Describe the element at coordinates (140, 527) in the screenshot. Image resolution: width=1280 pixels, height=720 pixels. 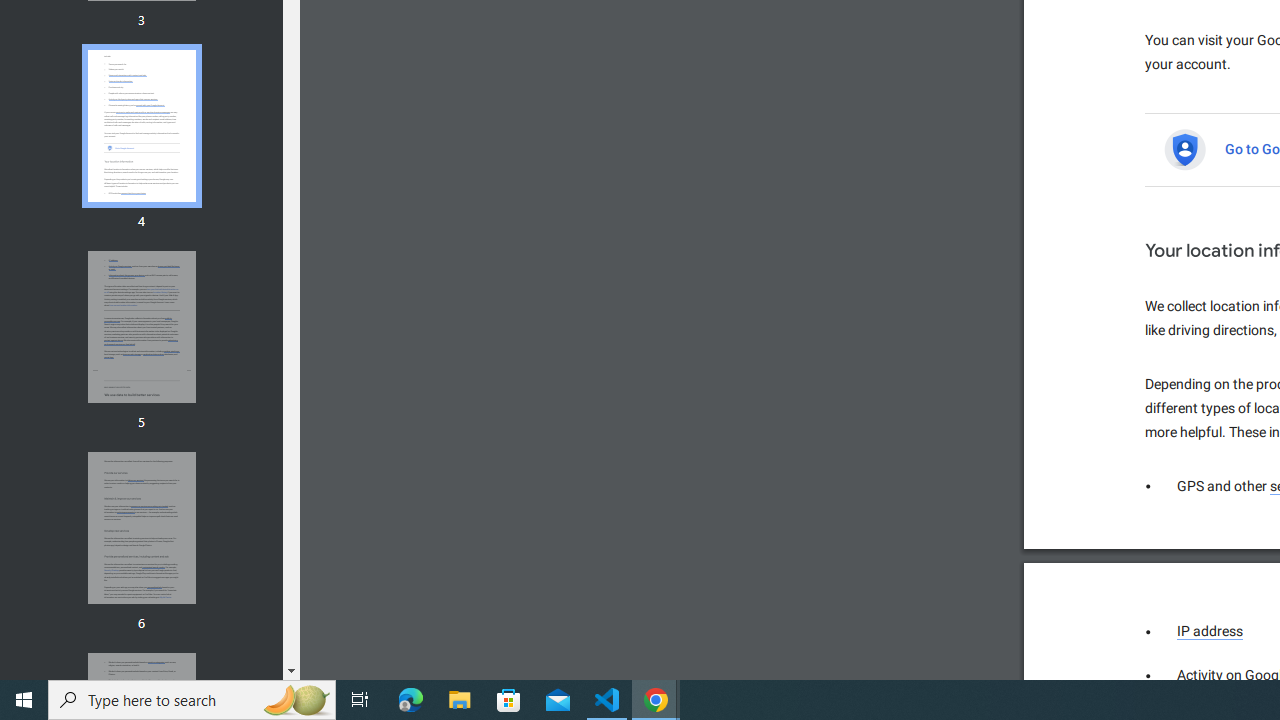
I see `'Thumbnail for page 6'` at that location.